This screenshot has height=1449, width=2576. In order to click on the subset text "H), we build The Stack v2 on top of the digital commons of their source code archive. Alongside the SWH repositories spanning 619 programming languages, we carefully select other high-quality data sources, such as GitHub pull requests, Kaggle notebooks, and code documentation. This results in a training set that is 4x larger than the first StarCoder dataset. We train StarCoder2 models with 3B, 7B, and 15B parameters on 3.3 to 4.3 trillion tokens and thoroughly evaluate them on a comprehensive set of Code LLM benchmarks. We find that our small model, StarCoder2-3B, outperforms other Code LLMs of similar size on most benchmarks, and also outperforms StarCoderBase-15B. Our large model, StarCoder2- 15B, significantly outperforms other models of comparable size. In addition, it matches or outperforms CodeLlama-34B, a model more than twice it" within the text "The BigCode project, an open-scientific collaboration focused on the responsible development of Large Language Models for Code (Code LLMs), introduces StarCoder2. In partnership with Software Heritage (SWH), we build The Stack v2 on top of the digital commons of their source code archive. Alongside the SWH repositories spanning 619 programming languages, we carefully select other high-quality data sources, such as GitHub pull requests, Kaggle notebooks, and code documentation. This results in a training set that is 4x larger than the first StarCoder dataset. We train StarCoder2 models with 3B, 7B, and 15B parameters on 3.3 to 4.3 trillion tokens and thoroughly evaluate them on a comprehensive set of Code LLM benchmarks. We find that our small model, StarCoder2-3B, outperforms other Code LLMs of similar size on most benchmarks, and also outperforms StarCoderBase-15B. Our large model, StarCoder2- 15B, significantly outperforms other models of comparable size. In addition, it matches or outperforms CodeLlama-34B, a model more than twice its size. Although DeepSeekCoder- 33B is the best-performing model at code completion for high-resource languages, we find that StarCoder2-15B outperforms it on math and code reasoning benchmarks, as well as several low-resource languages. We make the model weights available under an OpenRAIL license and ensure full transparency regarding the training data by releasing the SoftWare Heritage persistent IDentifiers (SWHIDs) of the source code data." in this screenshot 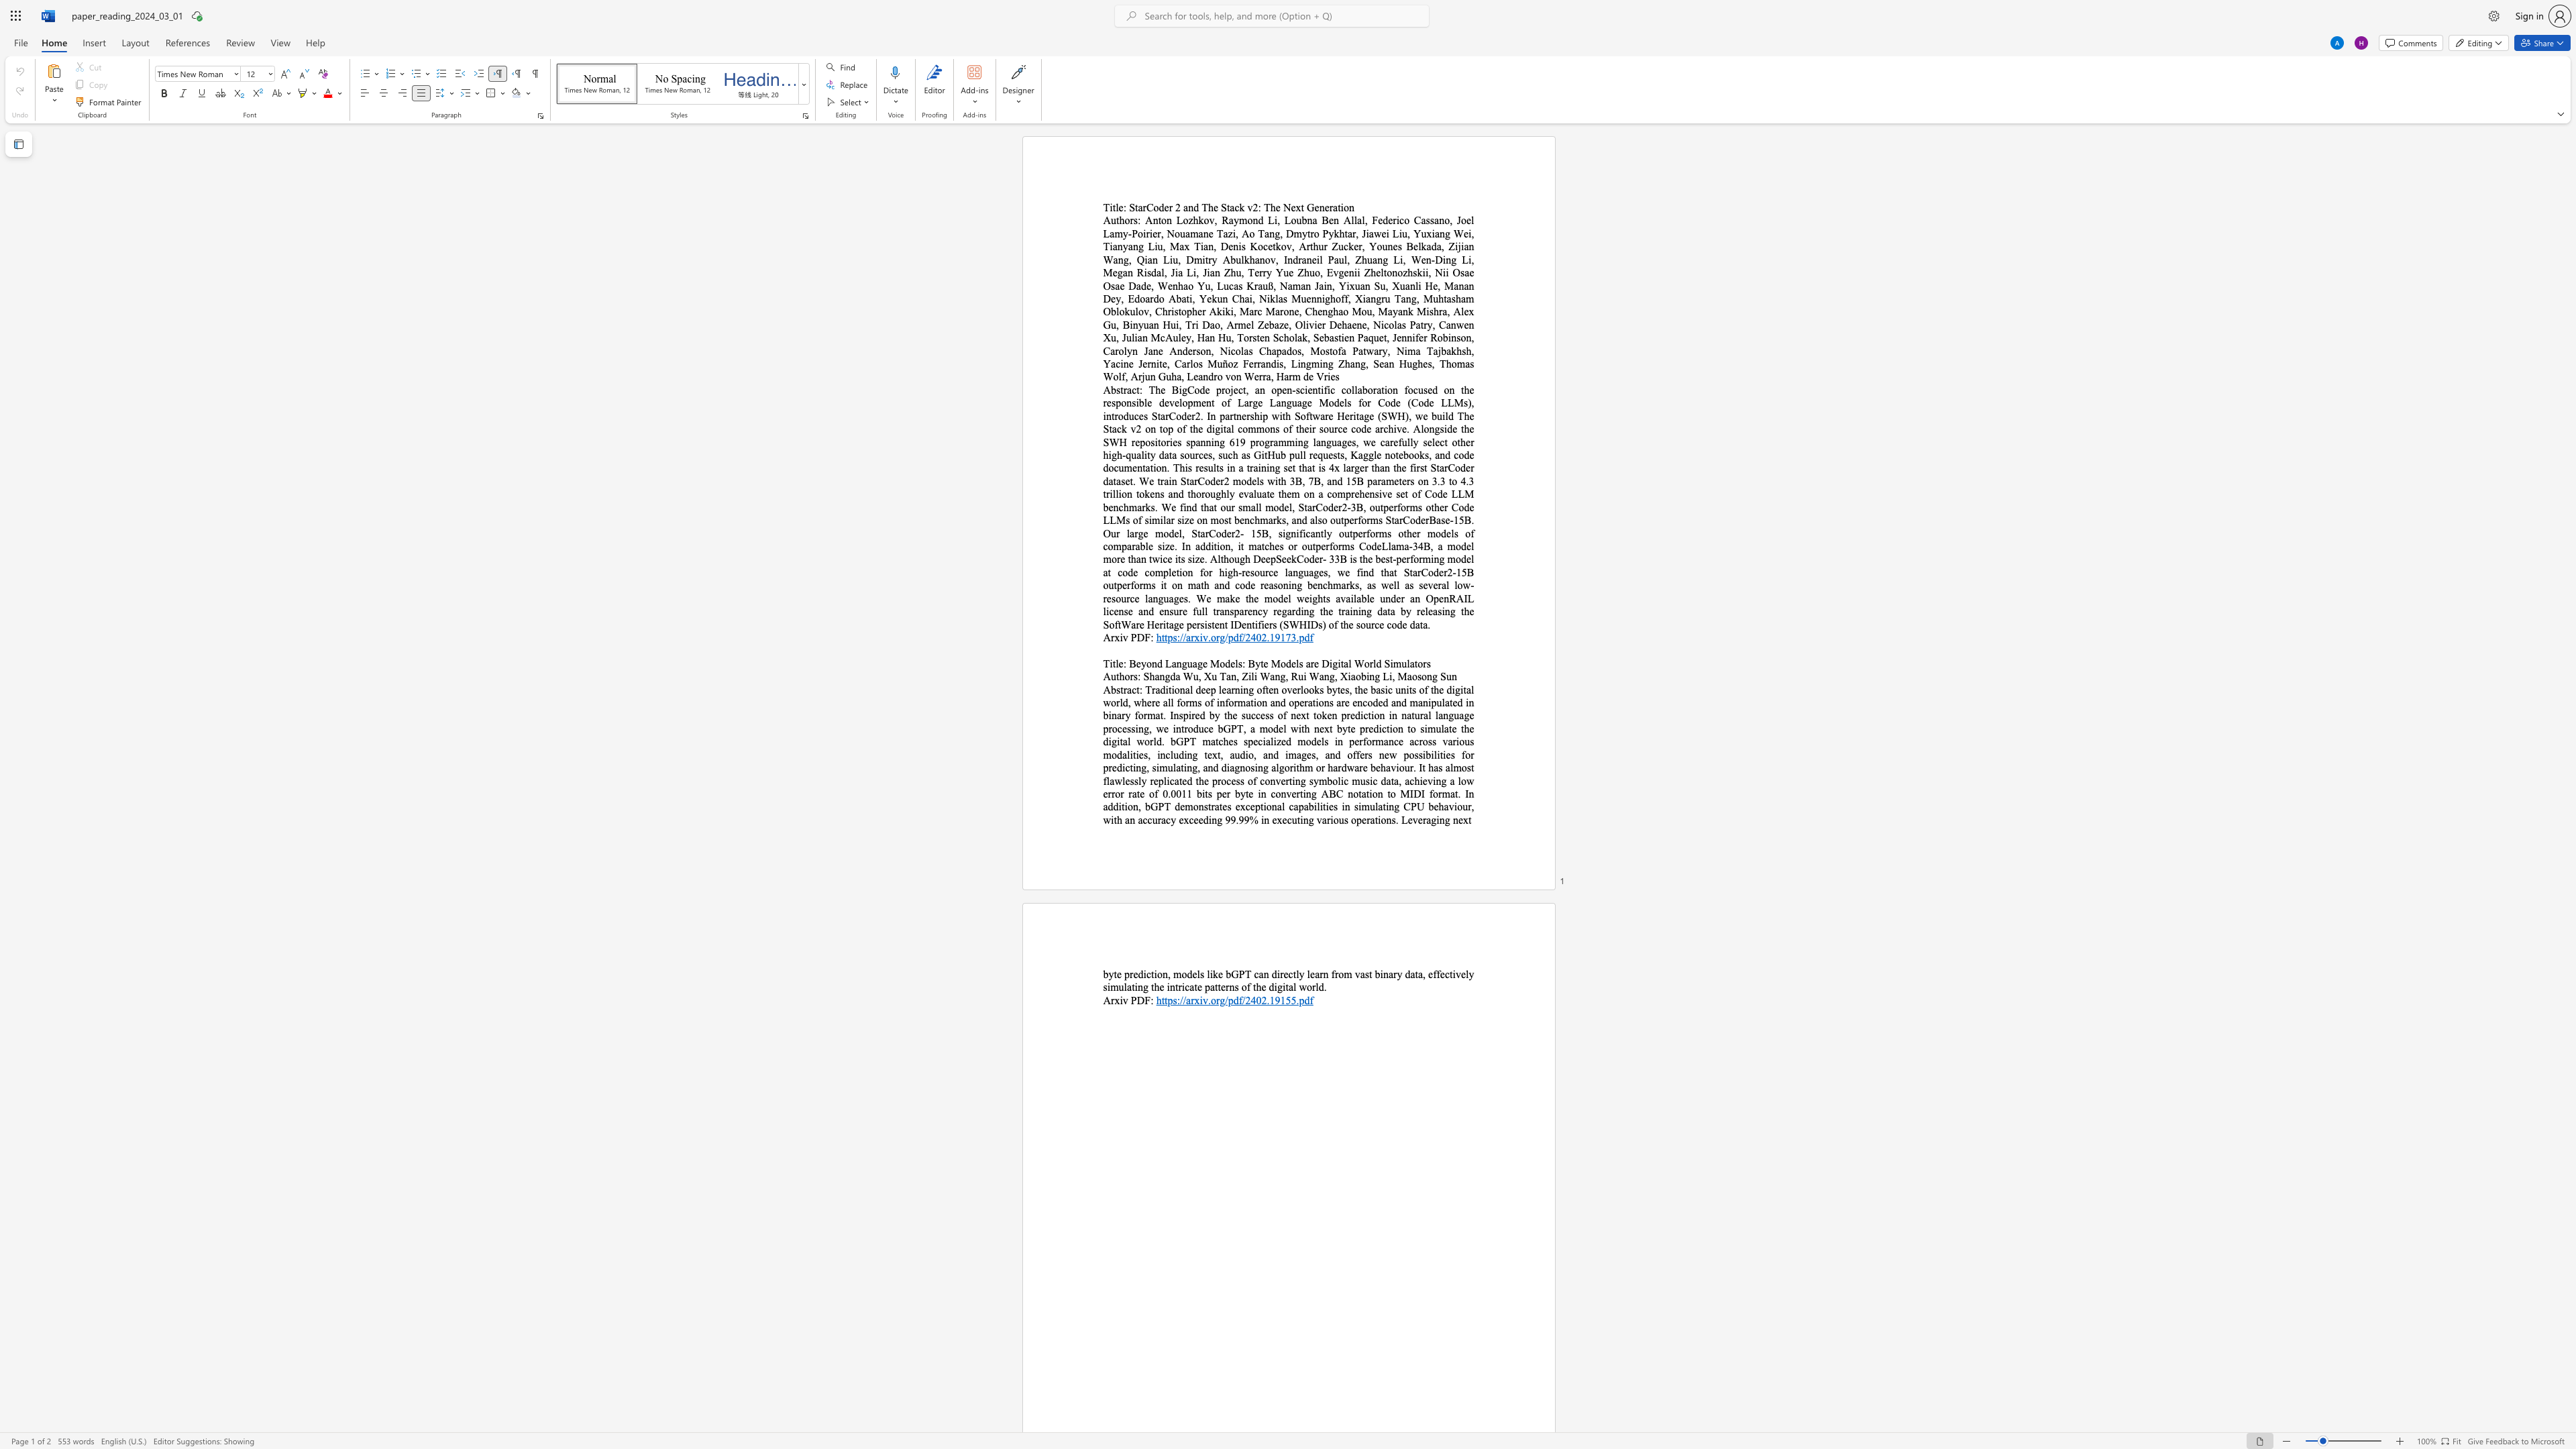, I will do `click(1397, 415)`.